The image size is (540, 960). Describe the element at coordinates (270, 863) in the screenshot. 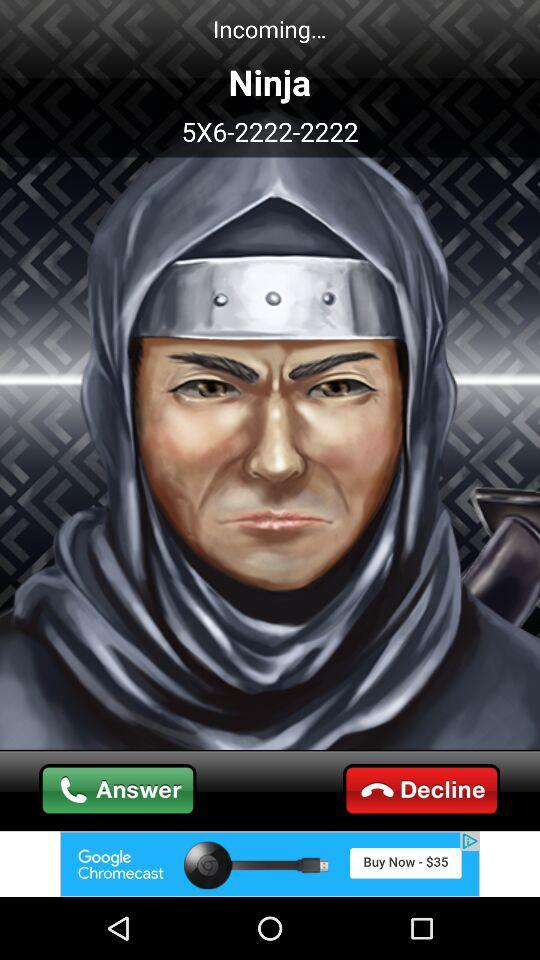

I see `visit advertised website` at that location.